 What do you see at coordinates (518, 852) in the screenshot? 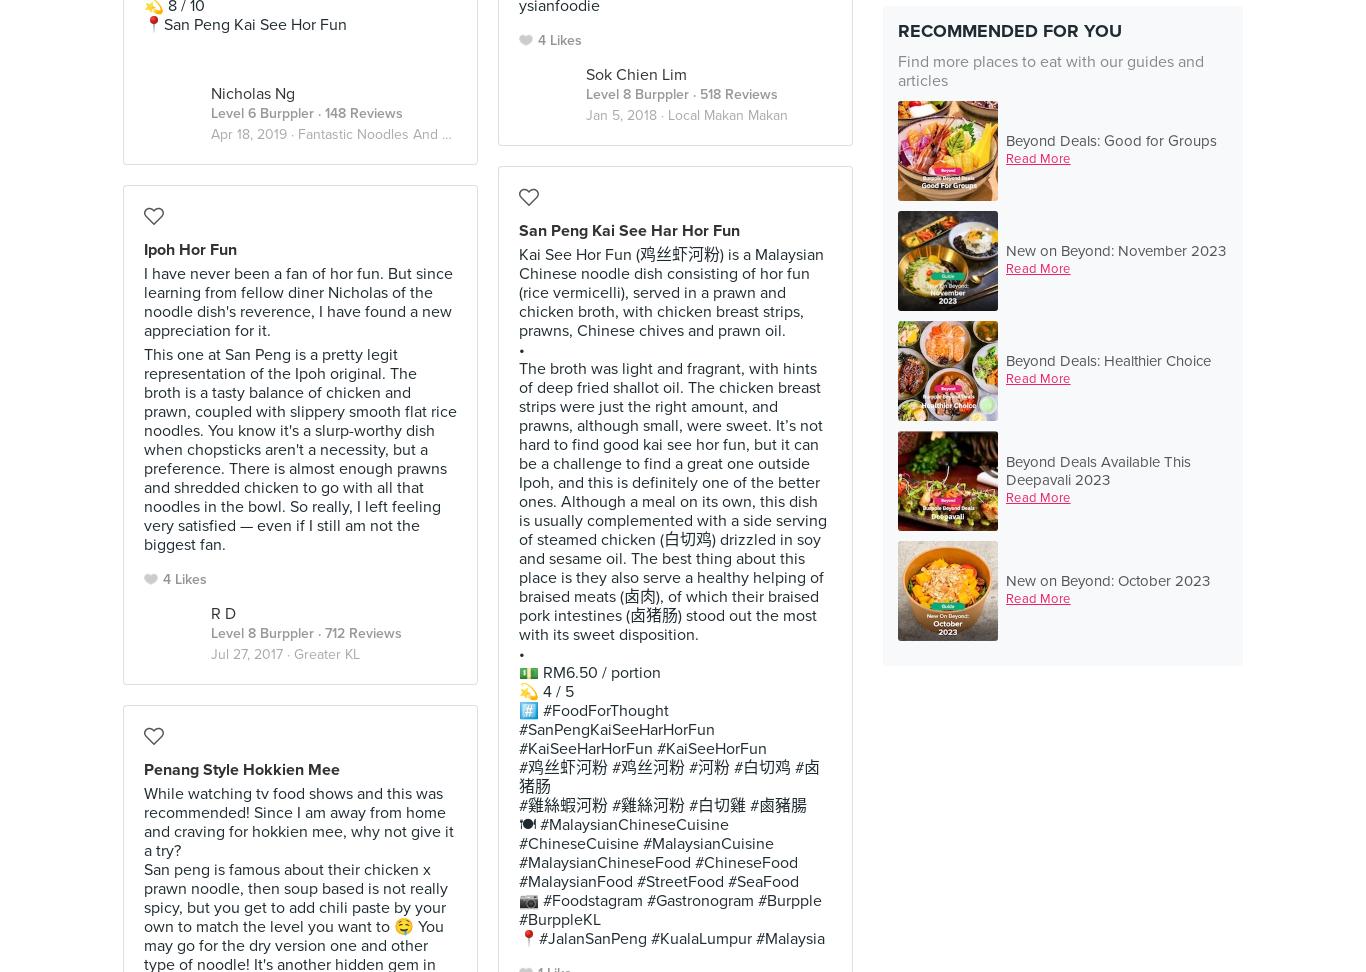
I see `'🍽 #MalaysianChineseCuisine #ChineseCuisine #MalaysianCuisine #MalaysianChineseFood #ChineseFood #MalaysianFood #StreetFood #SeaFood'` at bounding box center [518, 852].